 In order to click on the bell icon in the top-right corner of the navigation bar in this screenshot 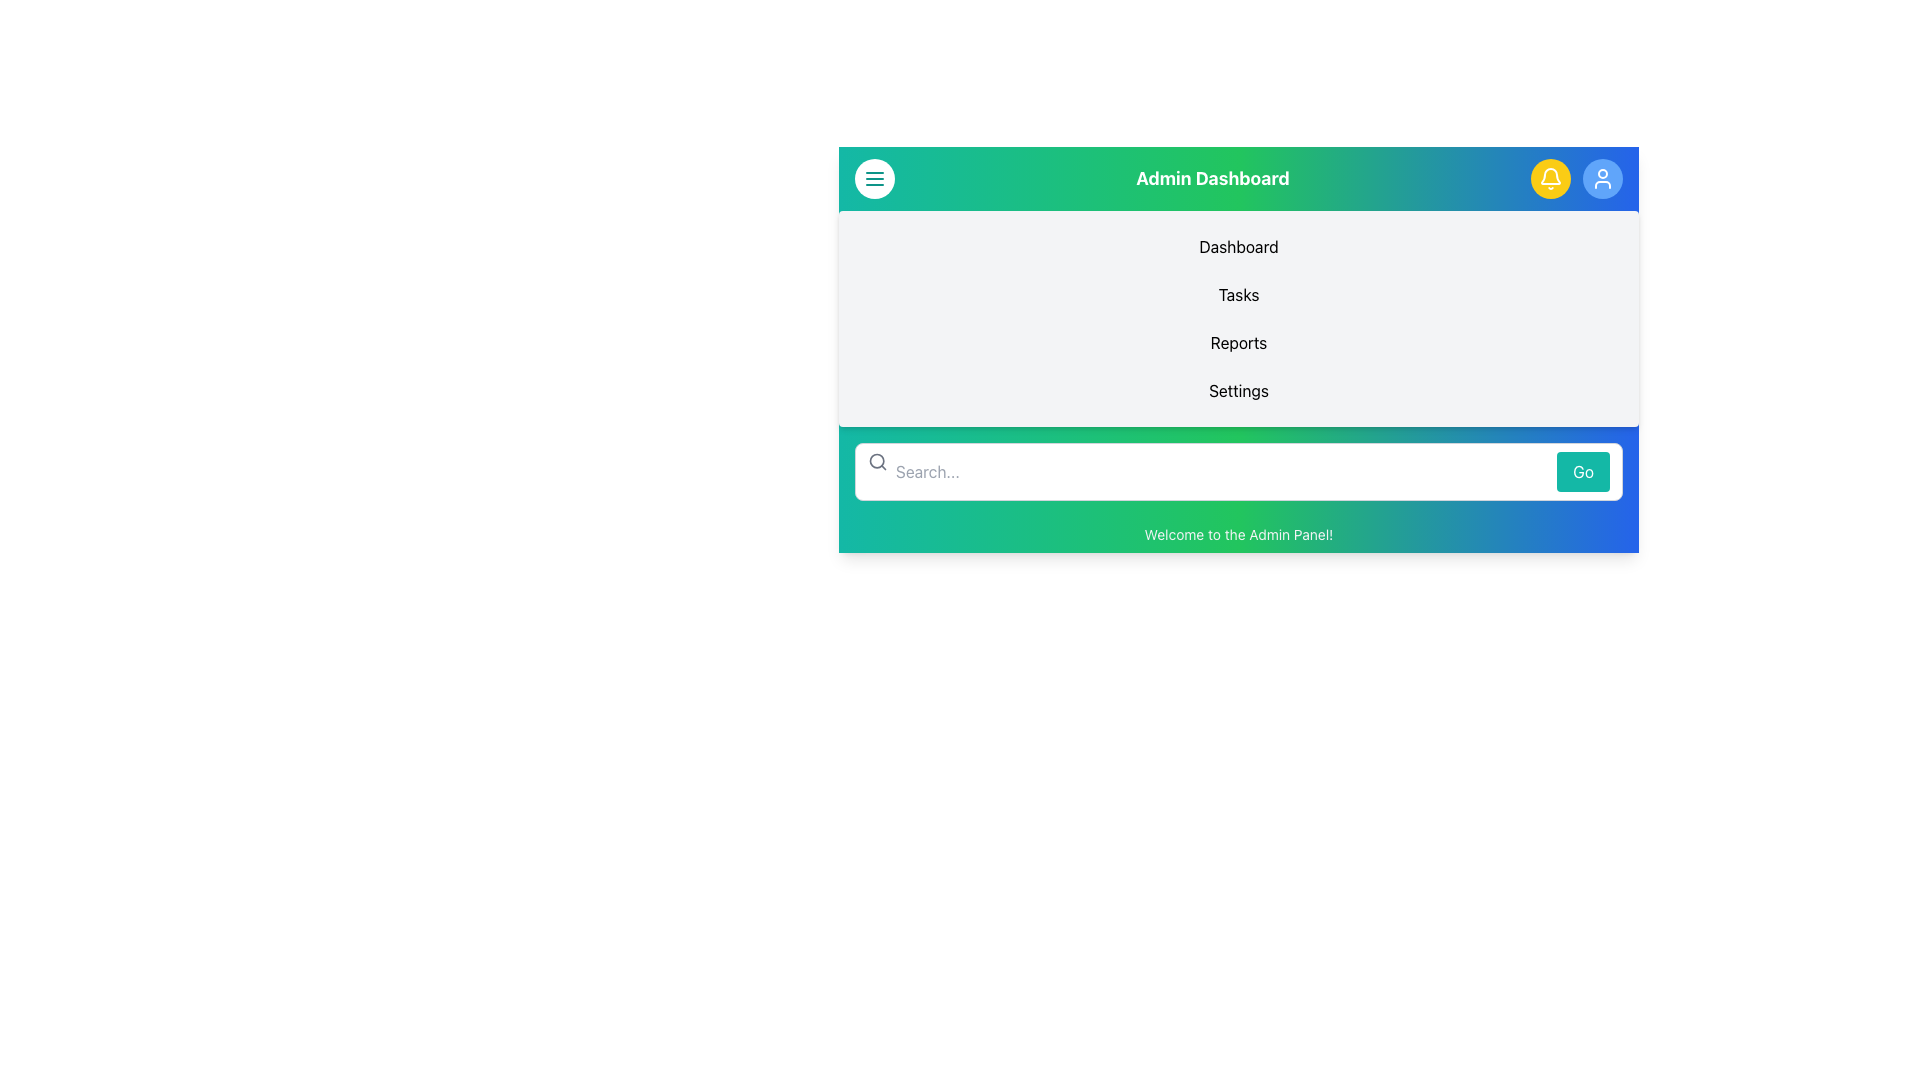, I will do `click(1549, 177)`.